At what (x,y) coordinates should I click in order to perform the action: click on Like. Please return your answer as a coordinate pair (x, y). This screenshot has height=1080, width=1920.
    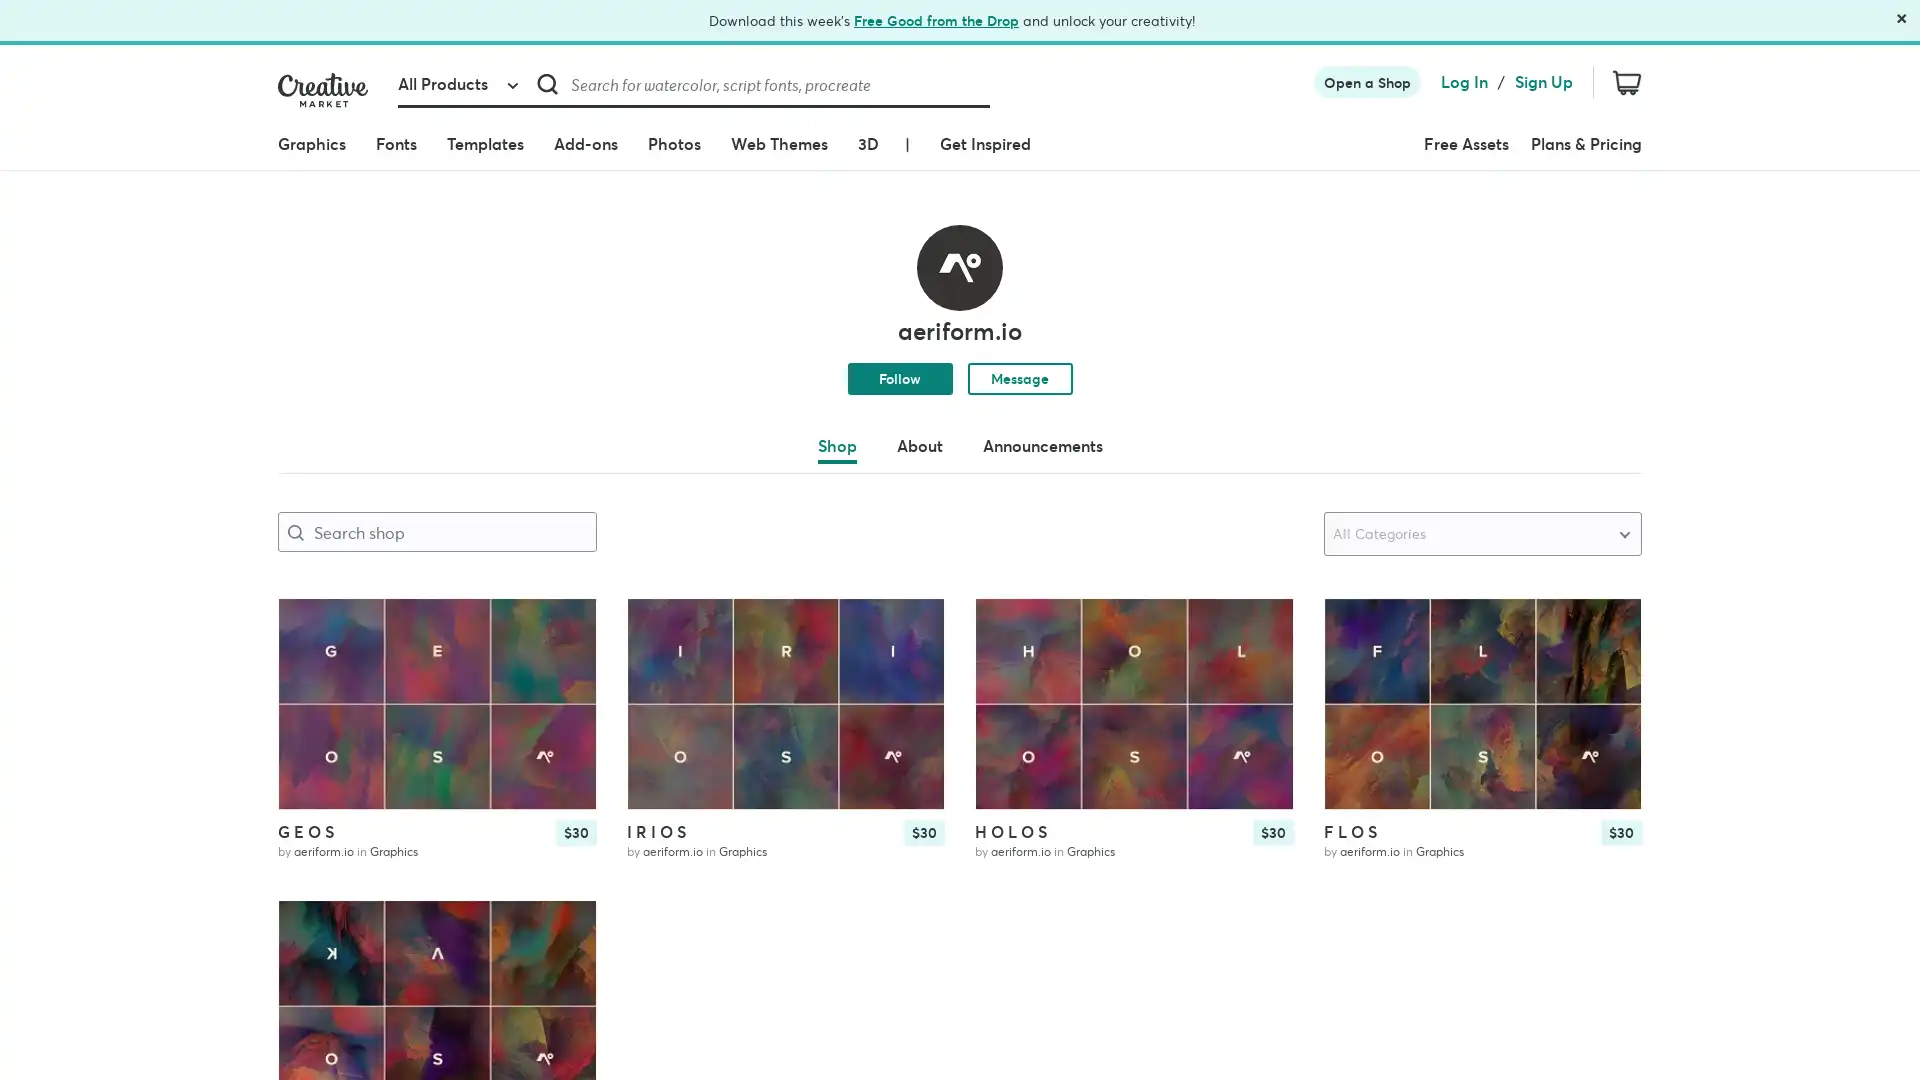
    Looking at the image, I should click on (1609, 627).